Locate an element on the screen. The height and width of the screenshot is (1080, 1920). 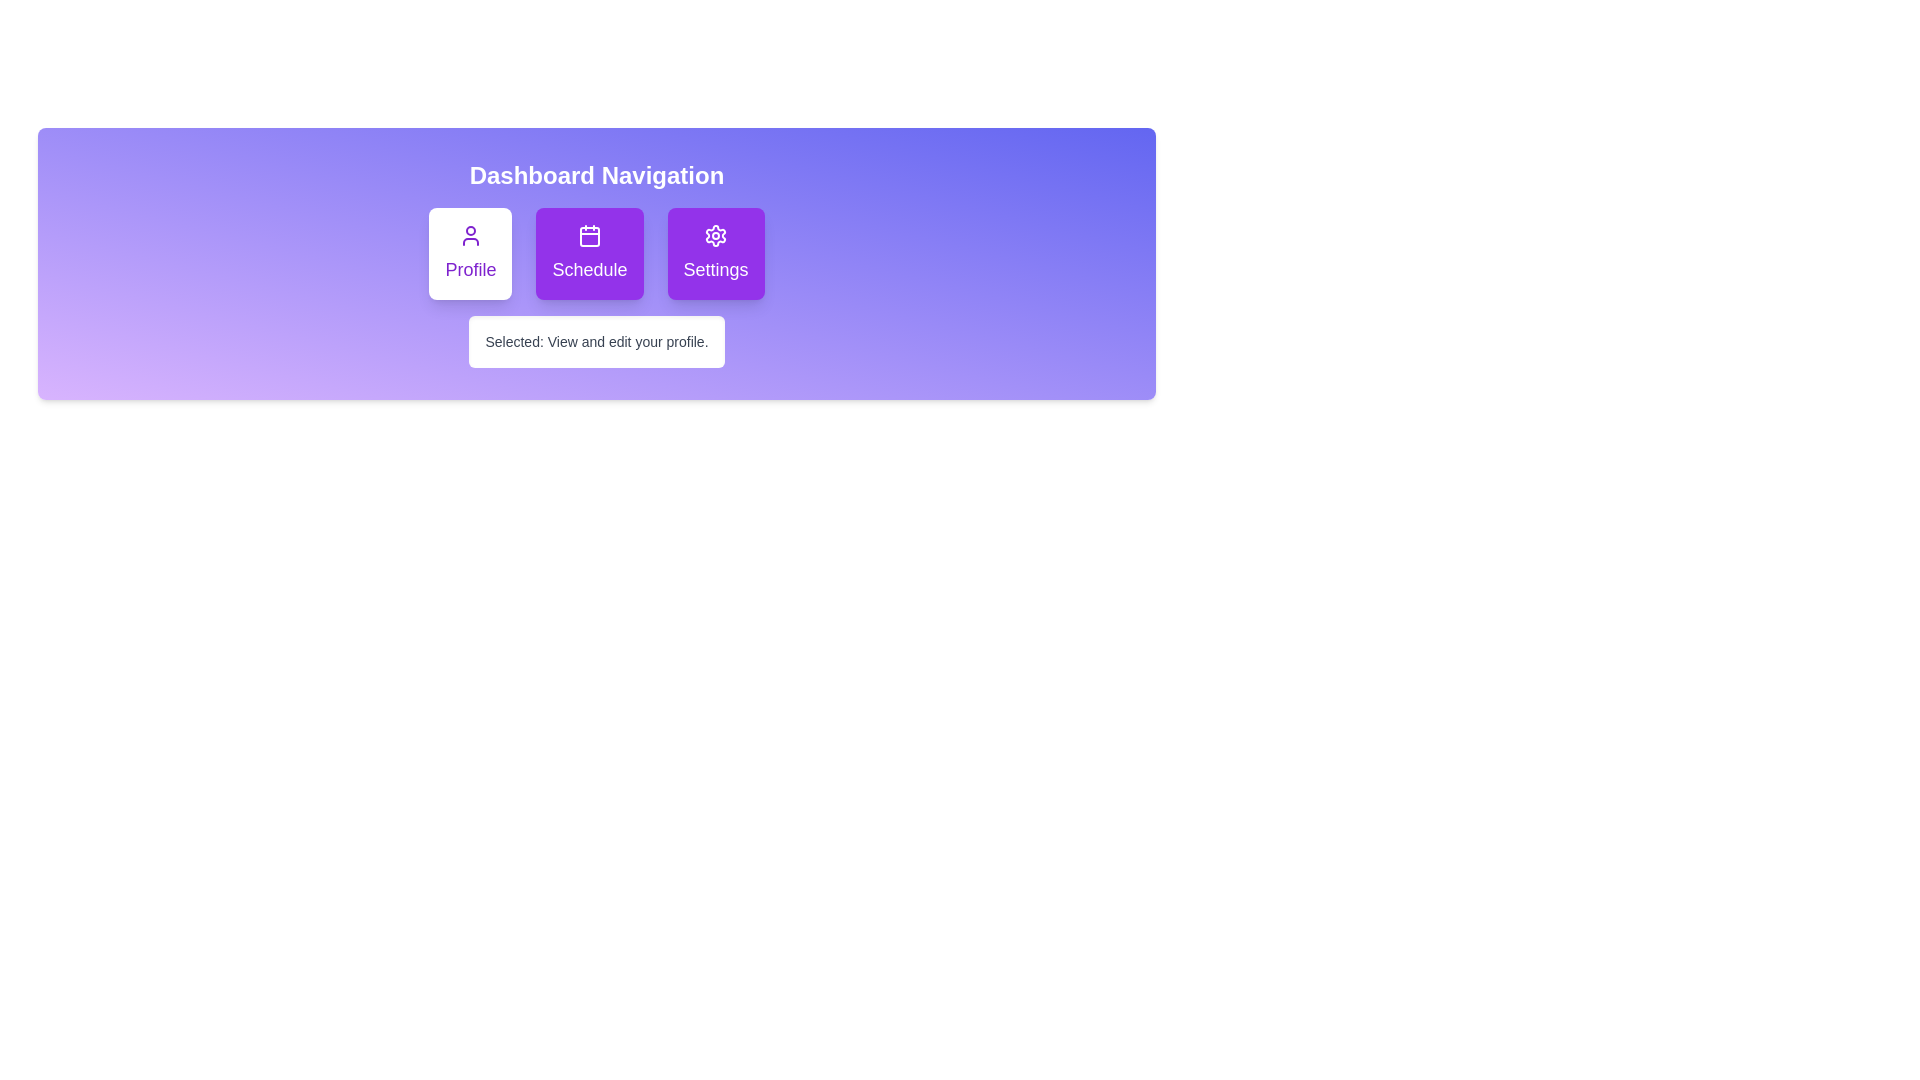
the leftmost button in the horizontal navigation bar is located at coordinates (469, 253).